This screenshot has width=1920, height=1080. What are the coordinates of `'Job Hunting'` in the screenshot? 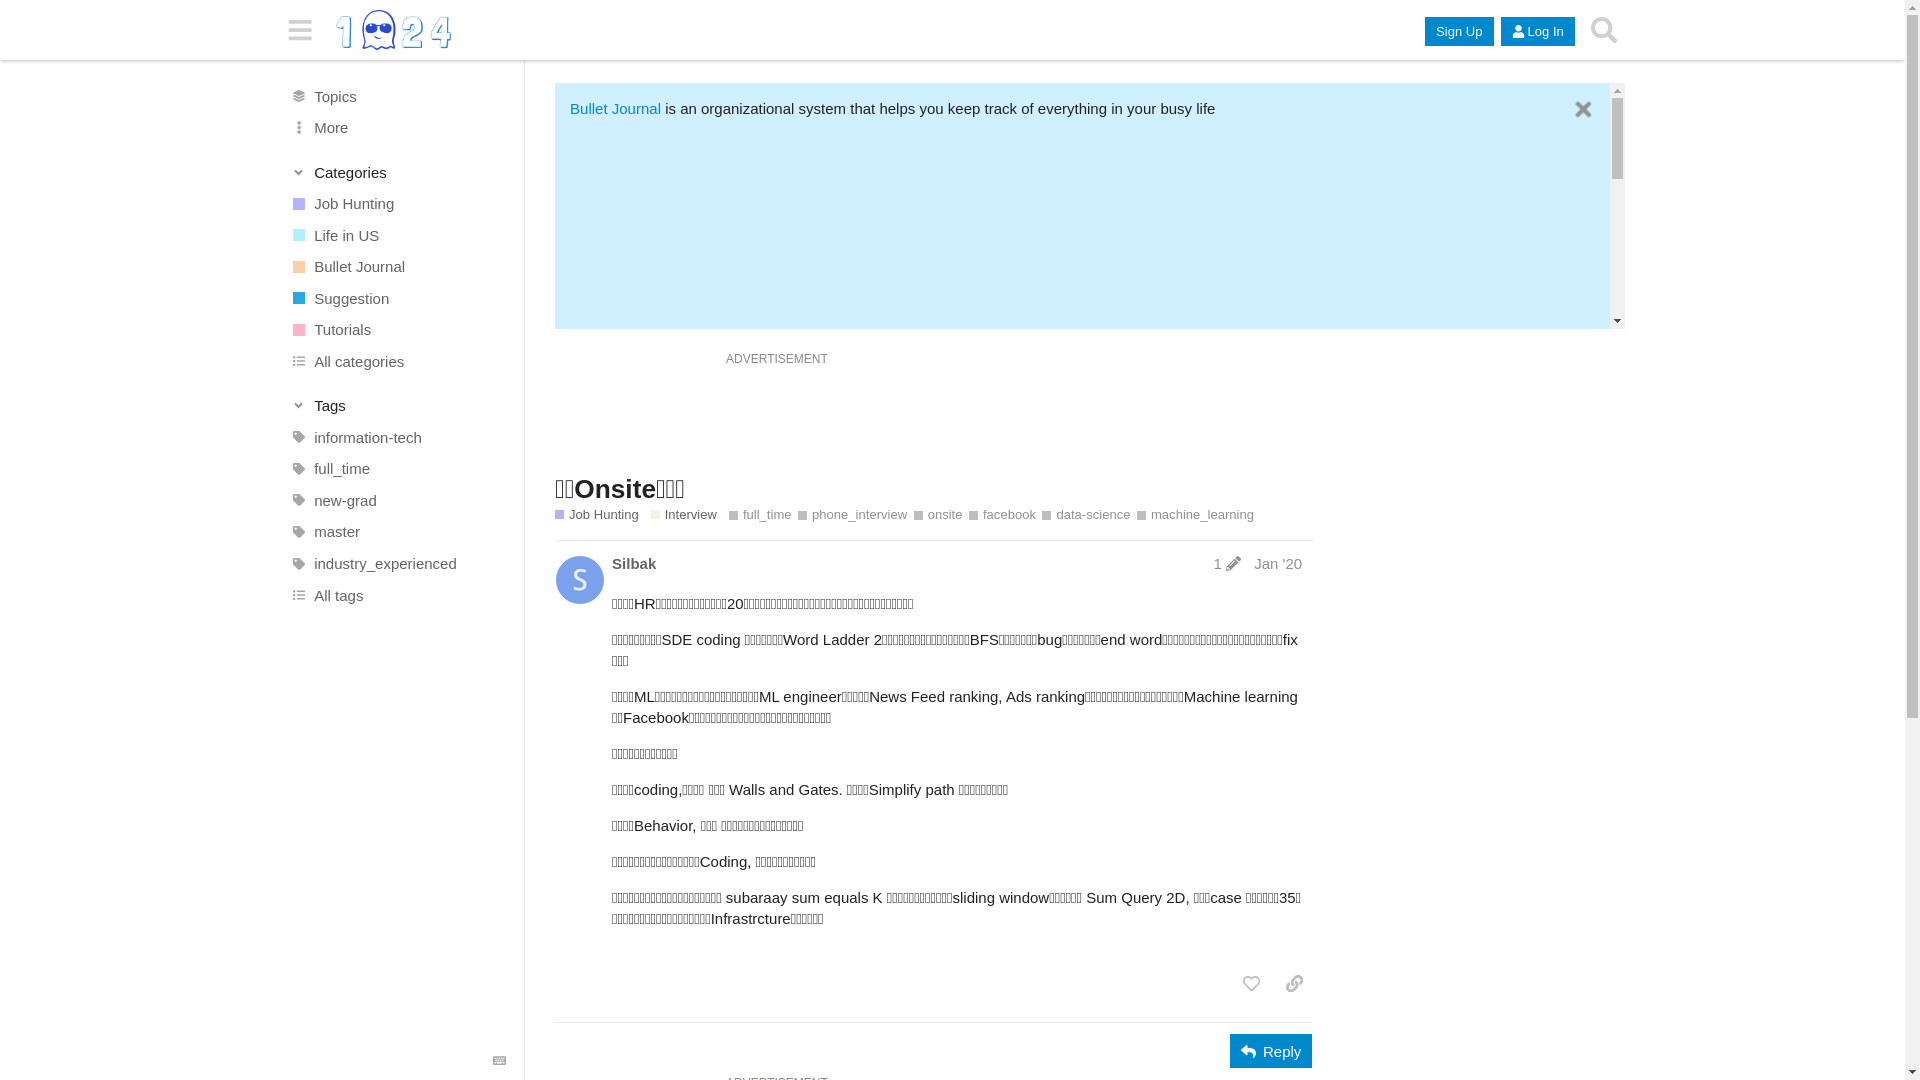 It's located at (397, 204).